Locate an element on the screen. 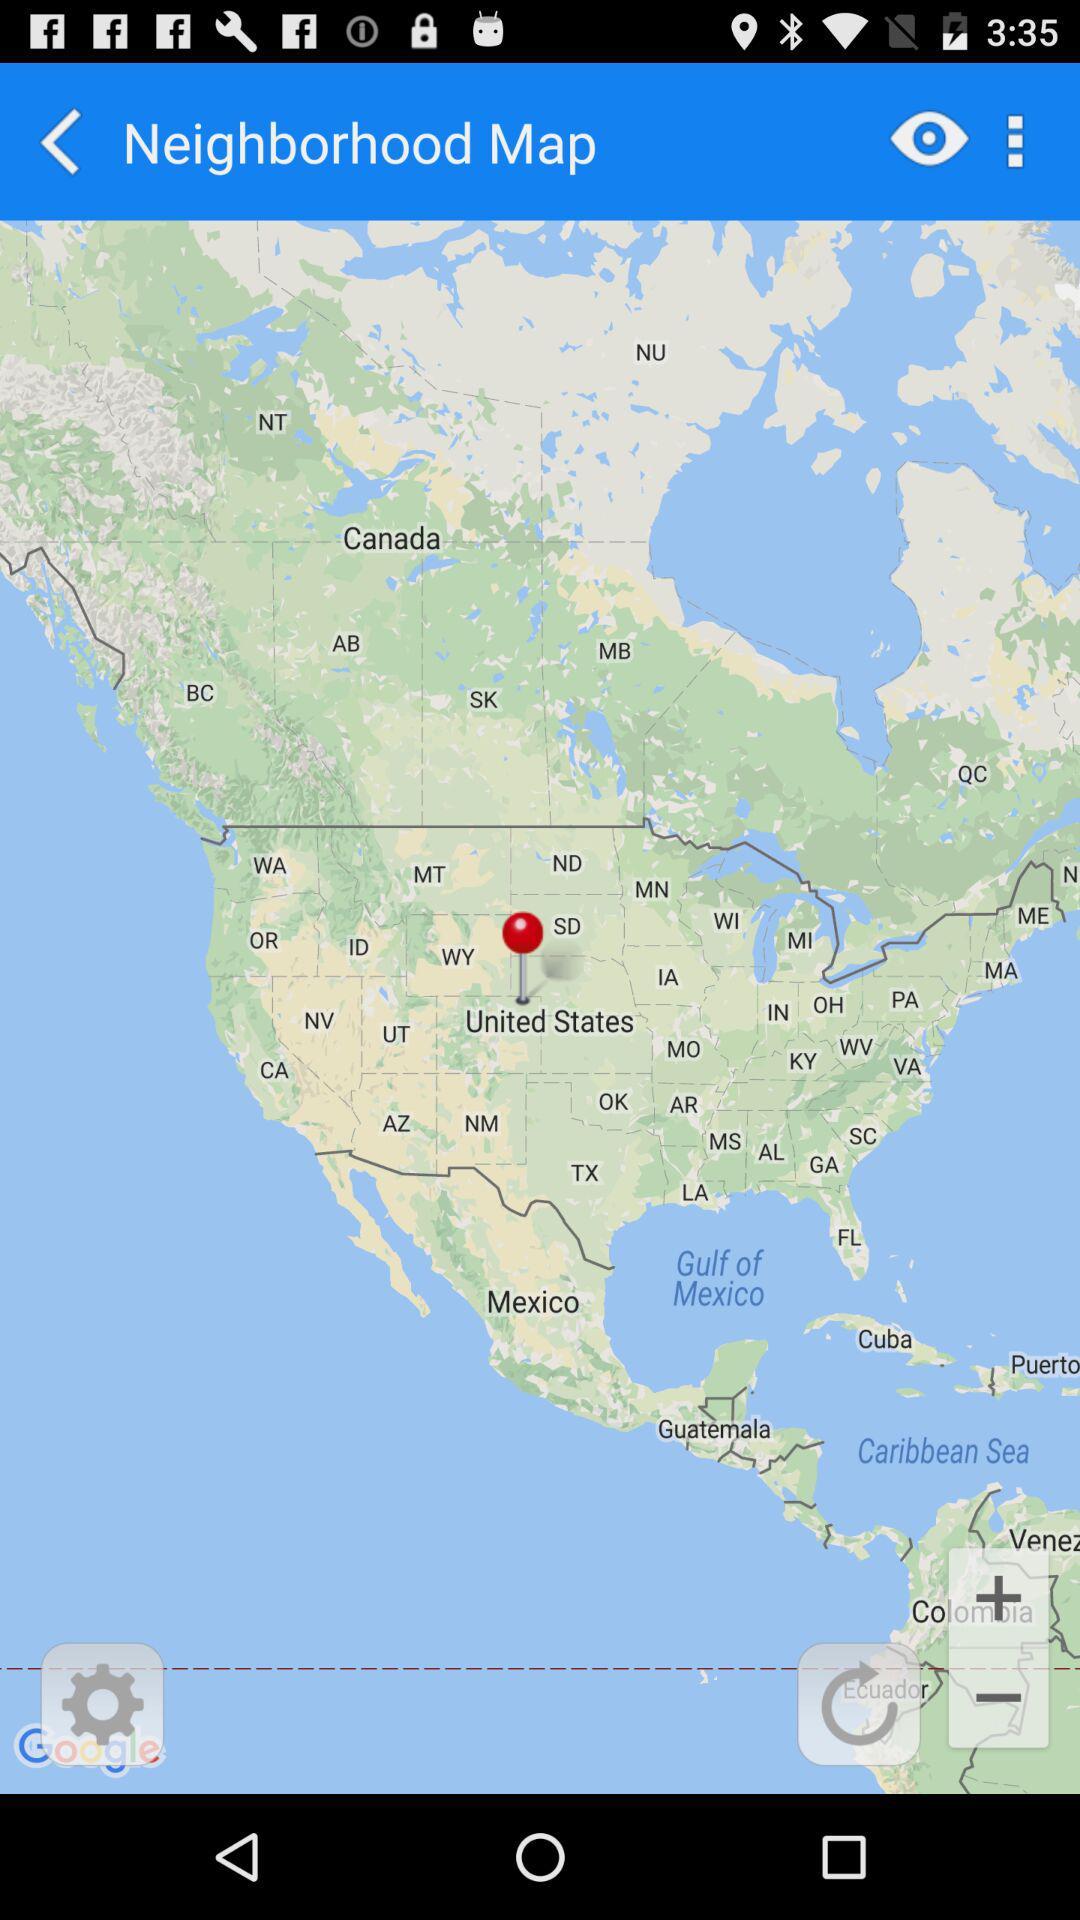 This screenshot has height=1920, width=1080. the refresh icon is located at coordinates (858, 1824).